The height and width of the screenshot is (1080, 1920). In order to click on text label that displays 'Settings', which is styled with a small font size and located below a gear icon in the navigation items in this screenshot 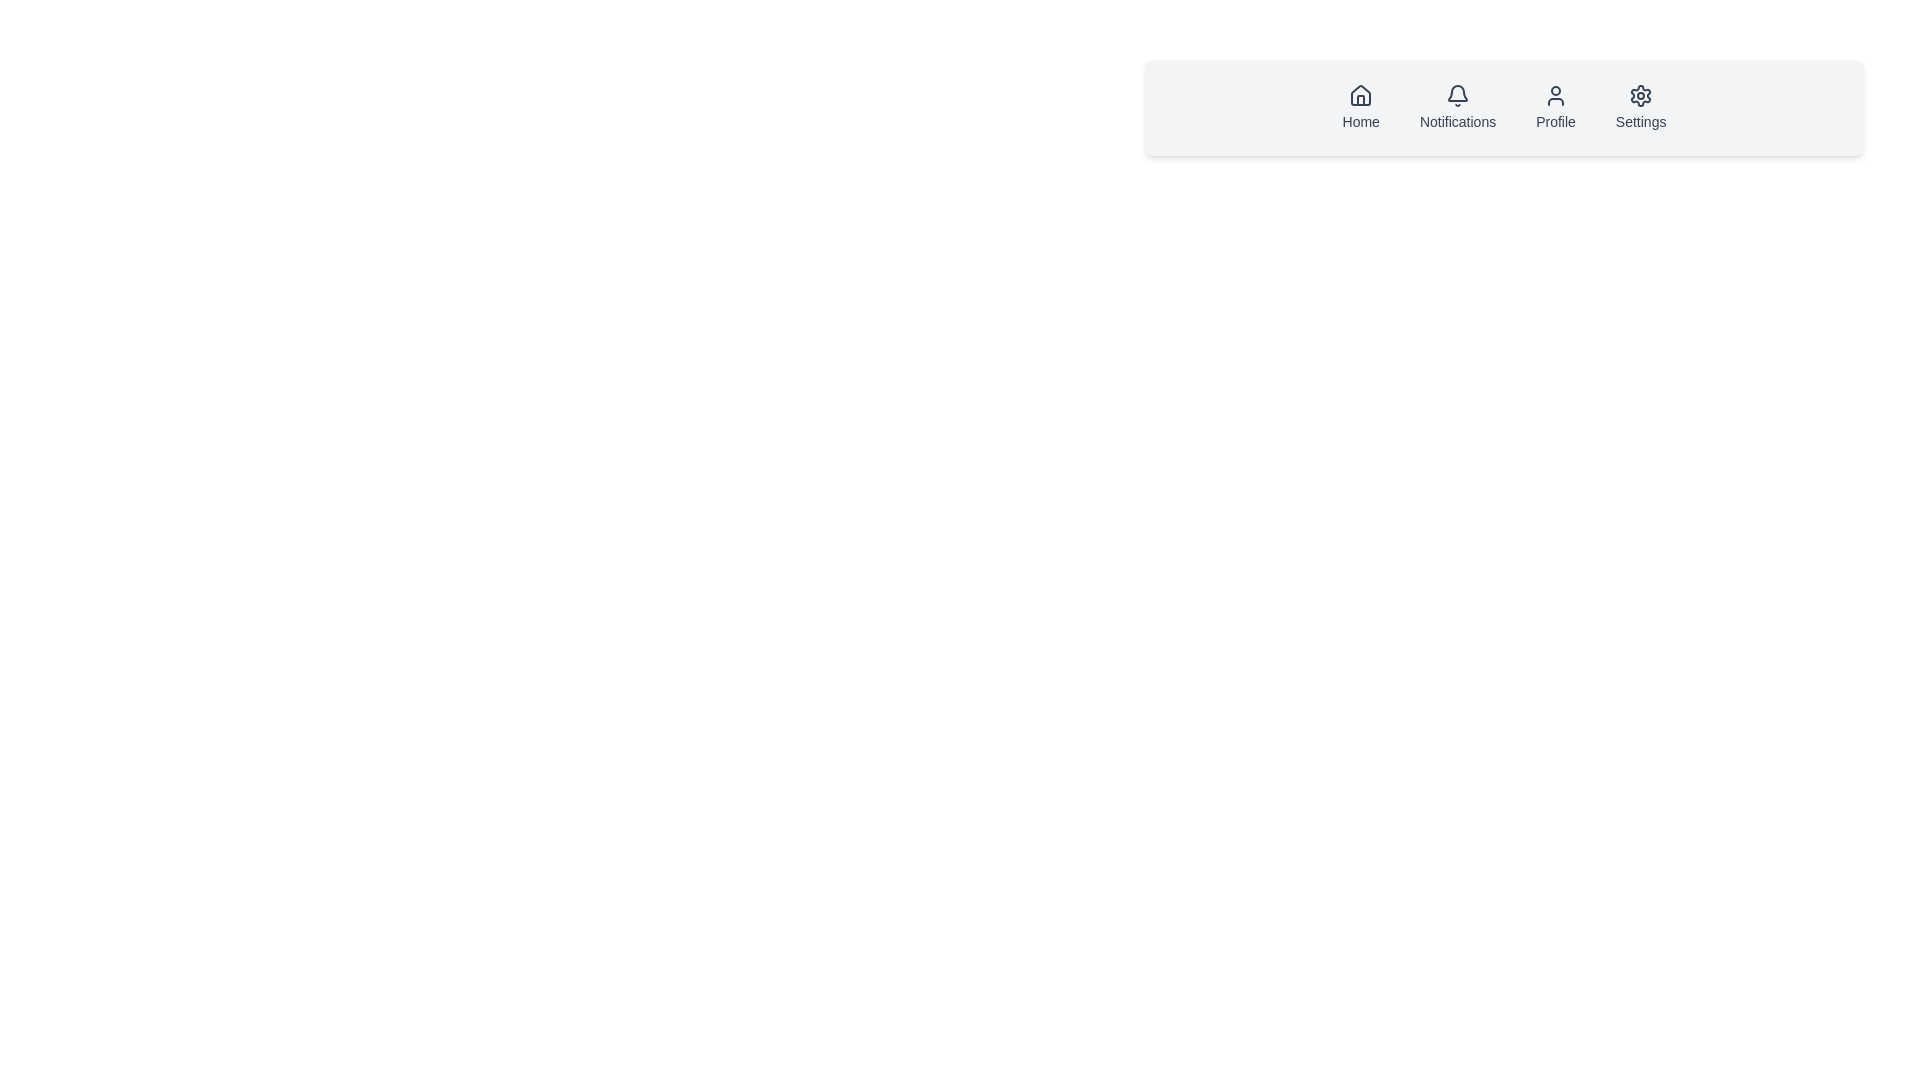, I will do `click(1641, 122)`.